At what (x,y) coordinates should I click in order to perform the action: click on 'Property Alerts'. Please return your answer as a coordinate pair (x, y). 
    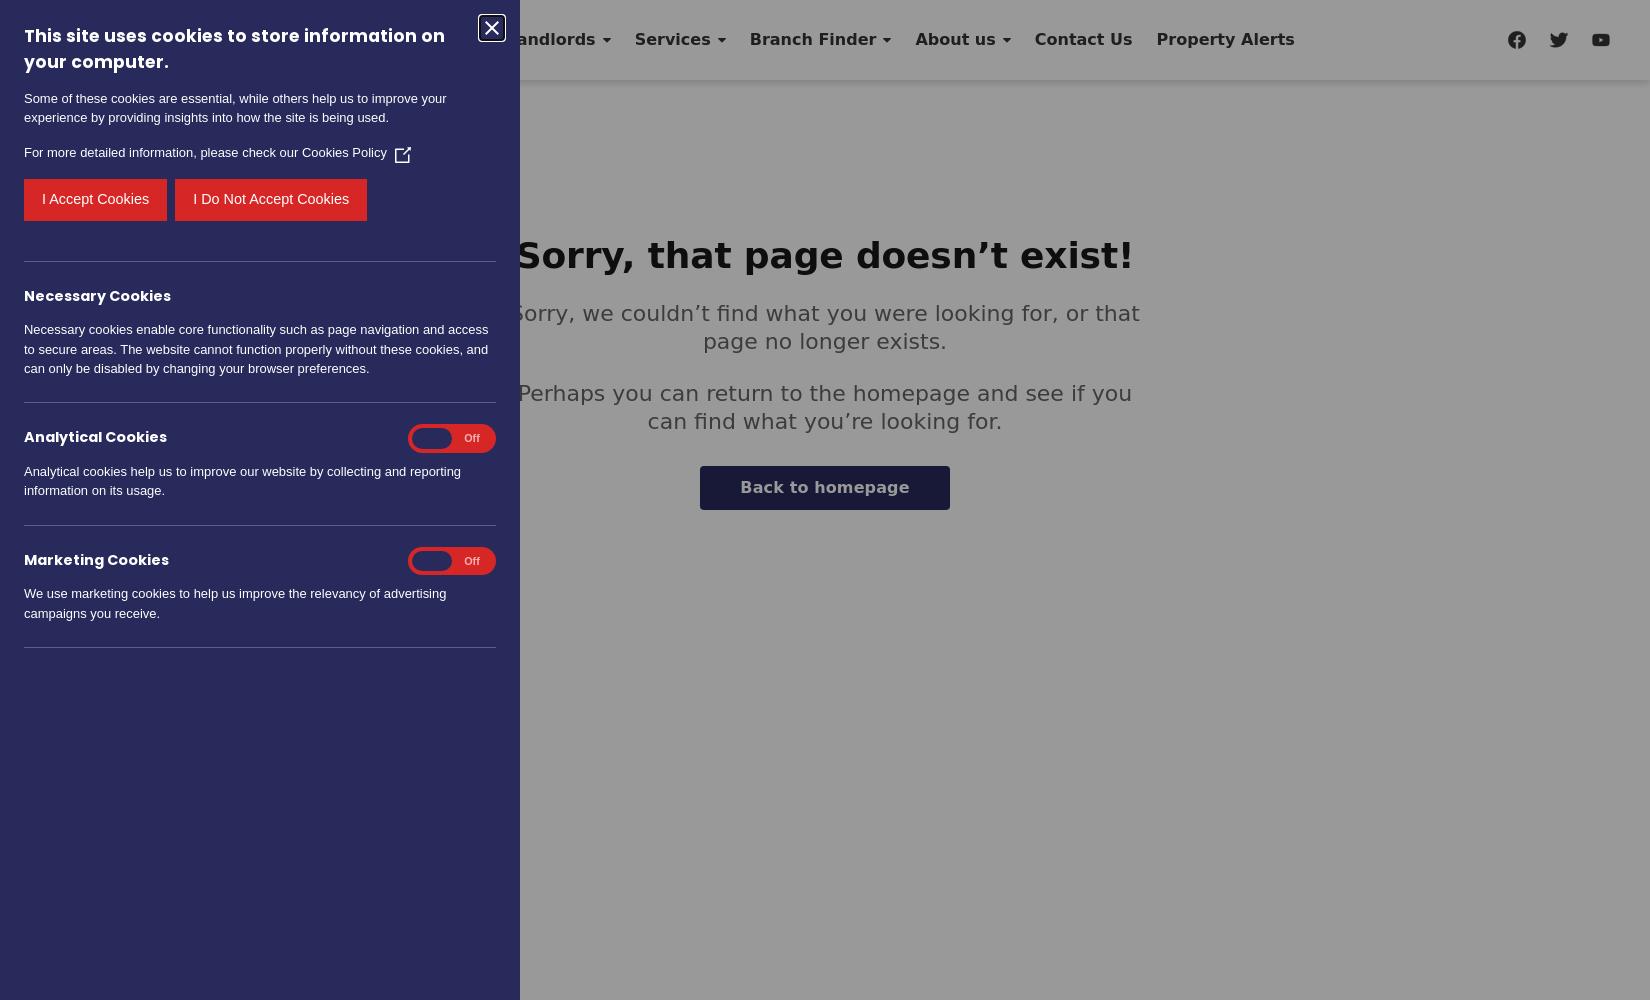
    Looking at the image, I should click on (1224, 39).